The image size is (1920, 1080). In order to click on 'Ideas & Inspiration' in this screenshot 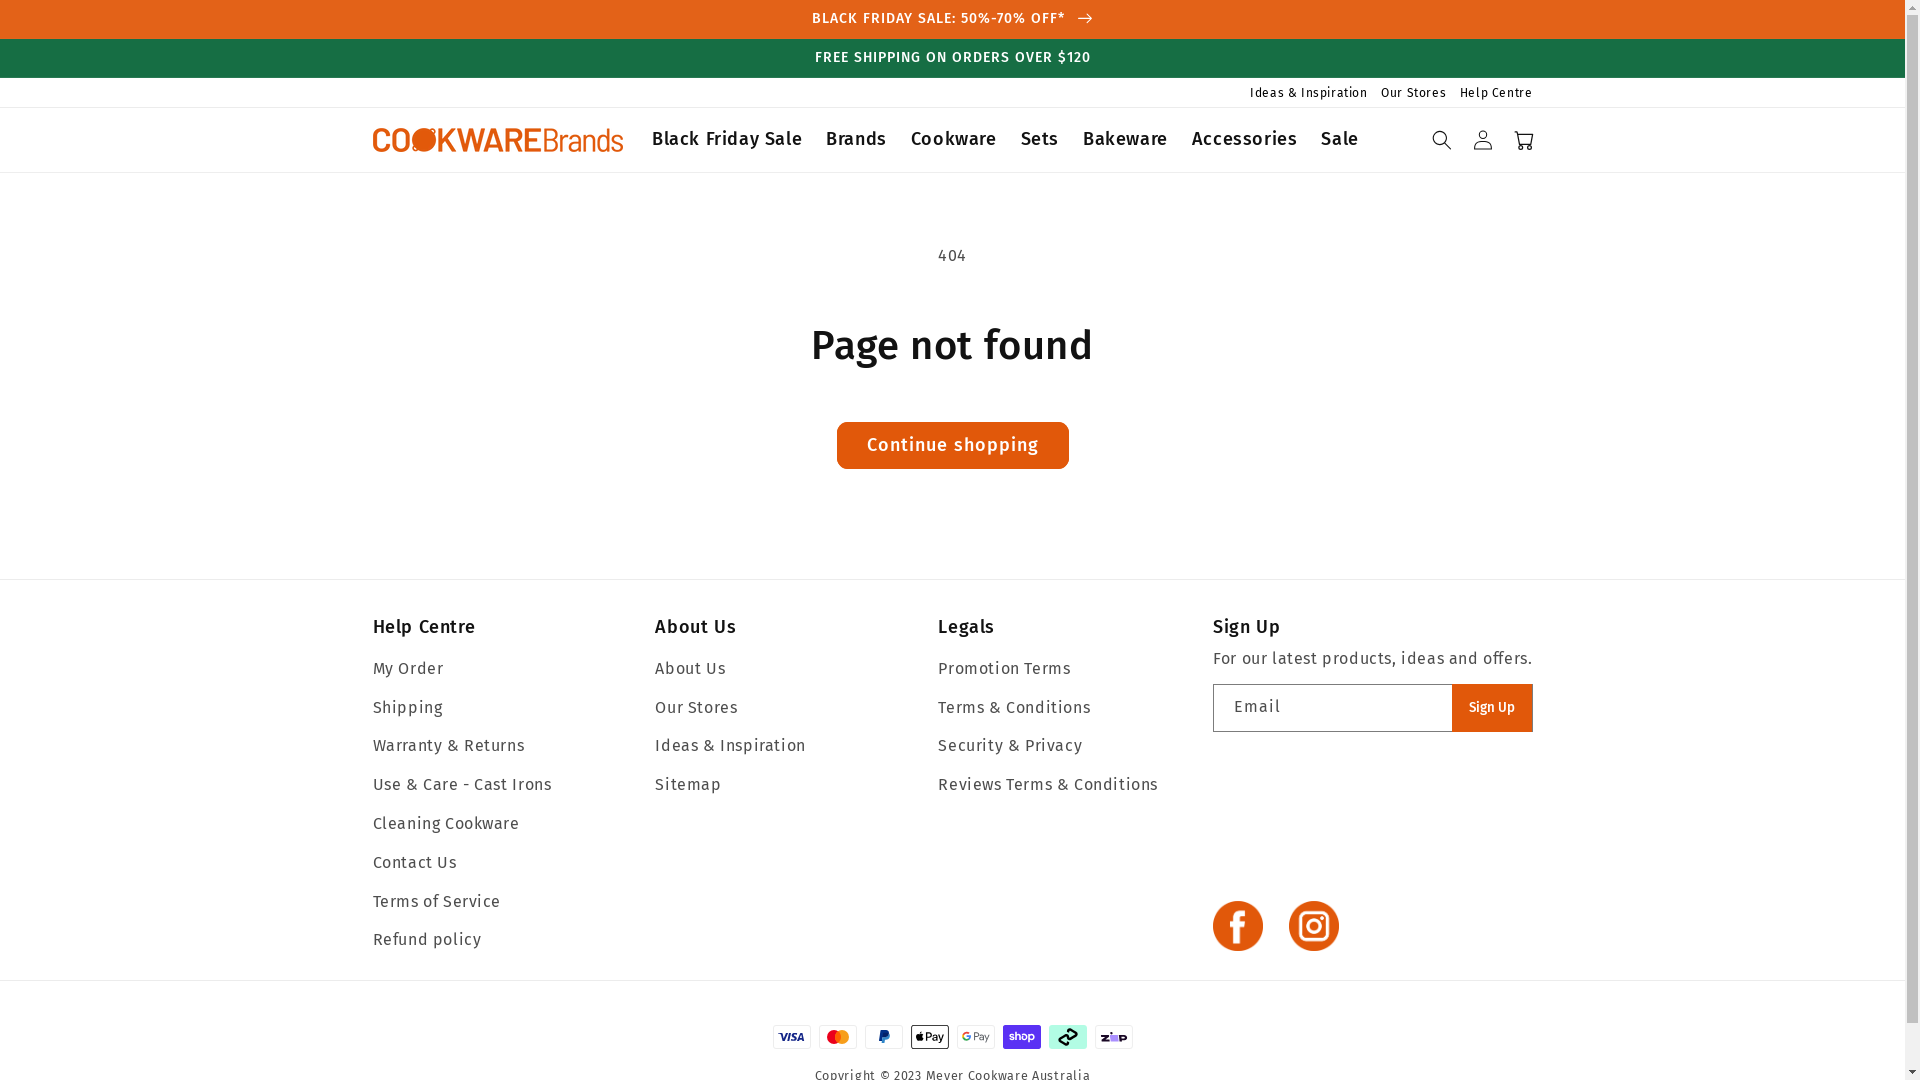, I will do `click(728, 746)`.